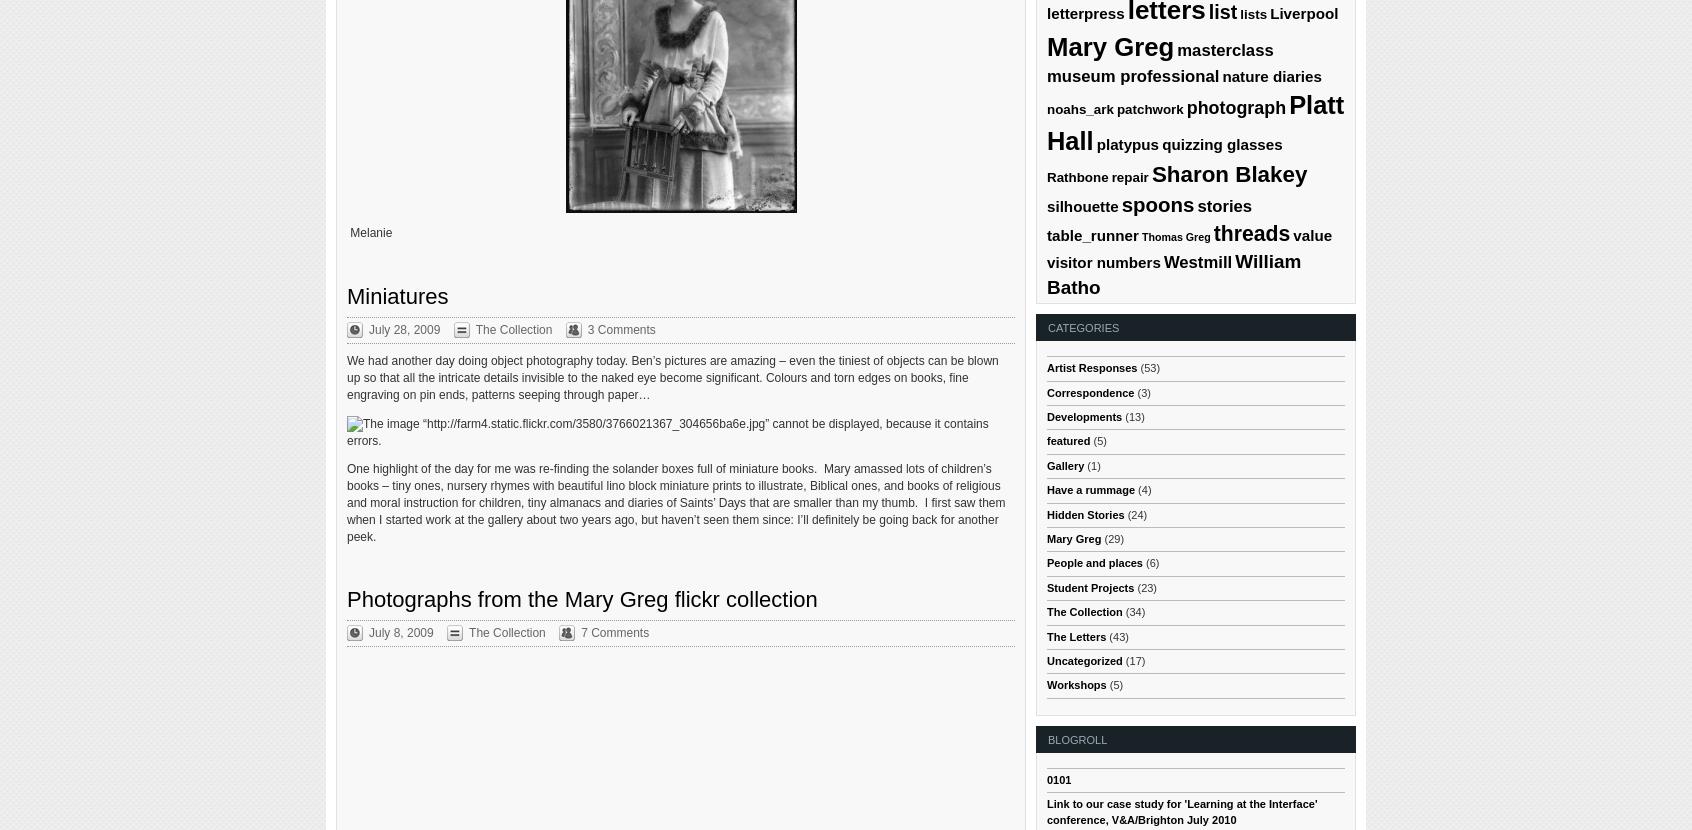  What do you see at coordinates (1091, 489) in the screenshot?
I see `'Have a rummage'` at bounding box center [1091, 489].